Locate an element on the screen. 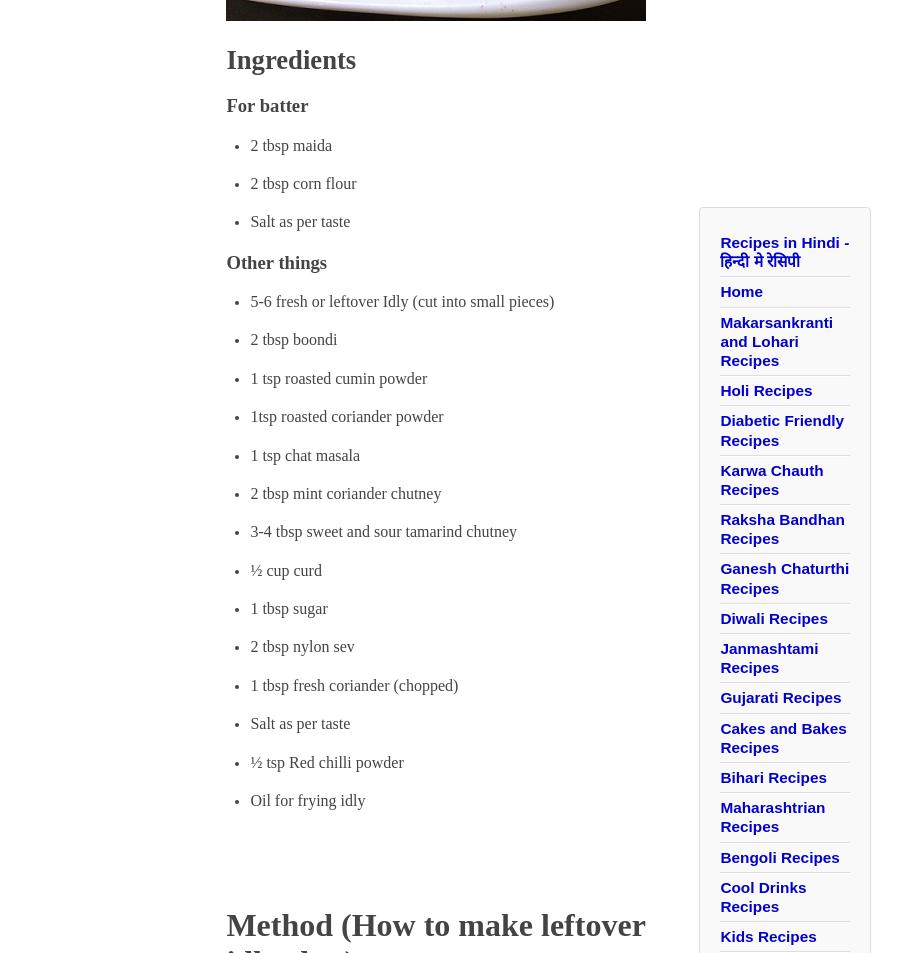  'Maharashtrian  Recipes' is located at coordinates (771, 817).